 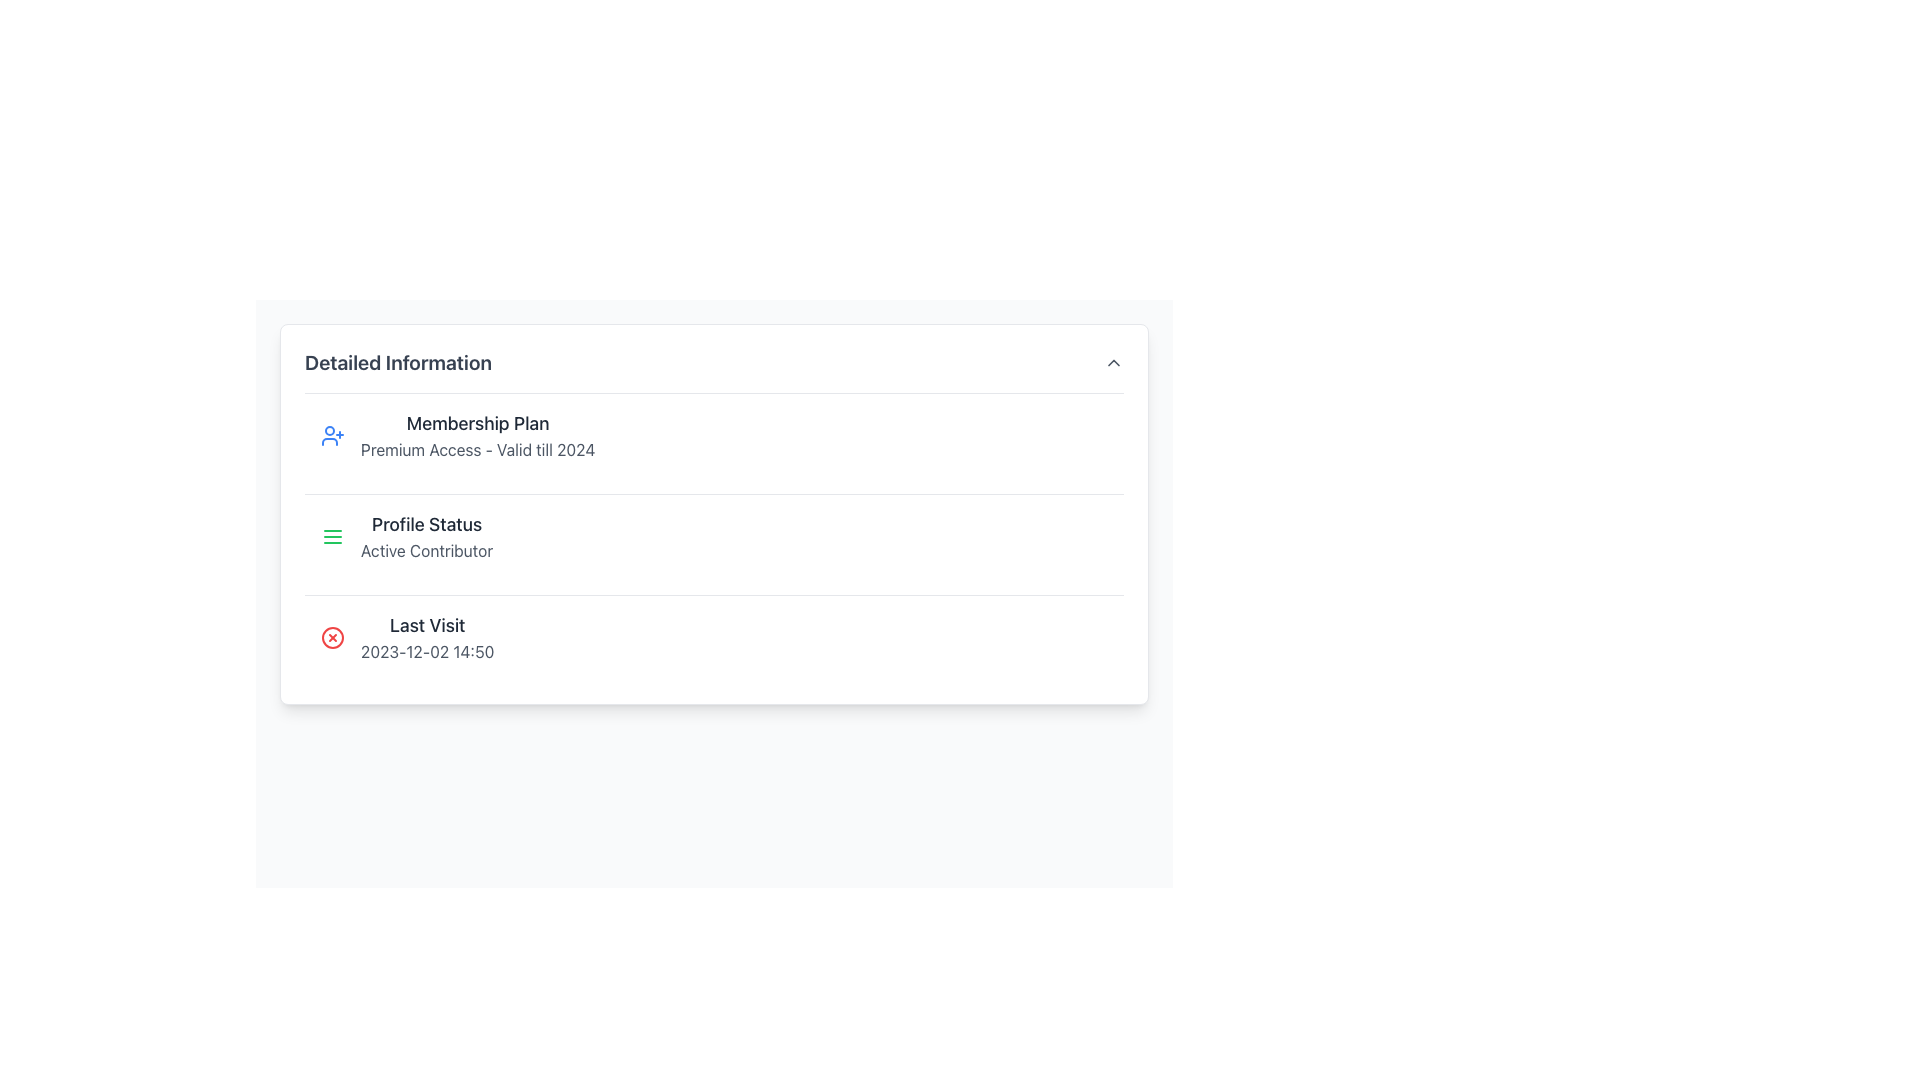 What do you see at coordinates (332, 637) in the screenshot?
I see `the red circular SVG graphic element that represents a button or icon located within the 'Last Visit' section of the card, which is styled with a stroke and contains a cross overlay` at bounding box center [332, 637].